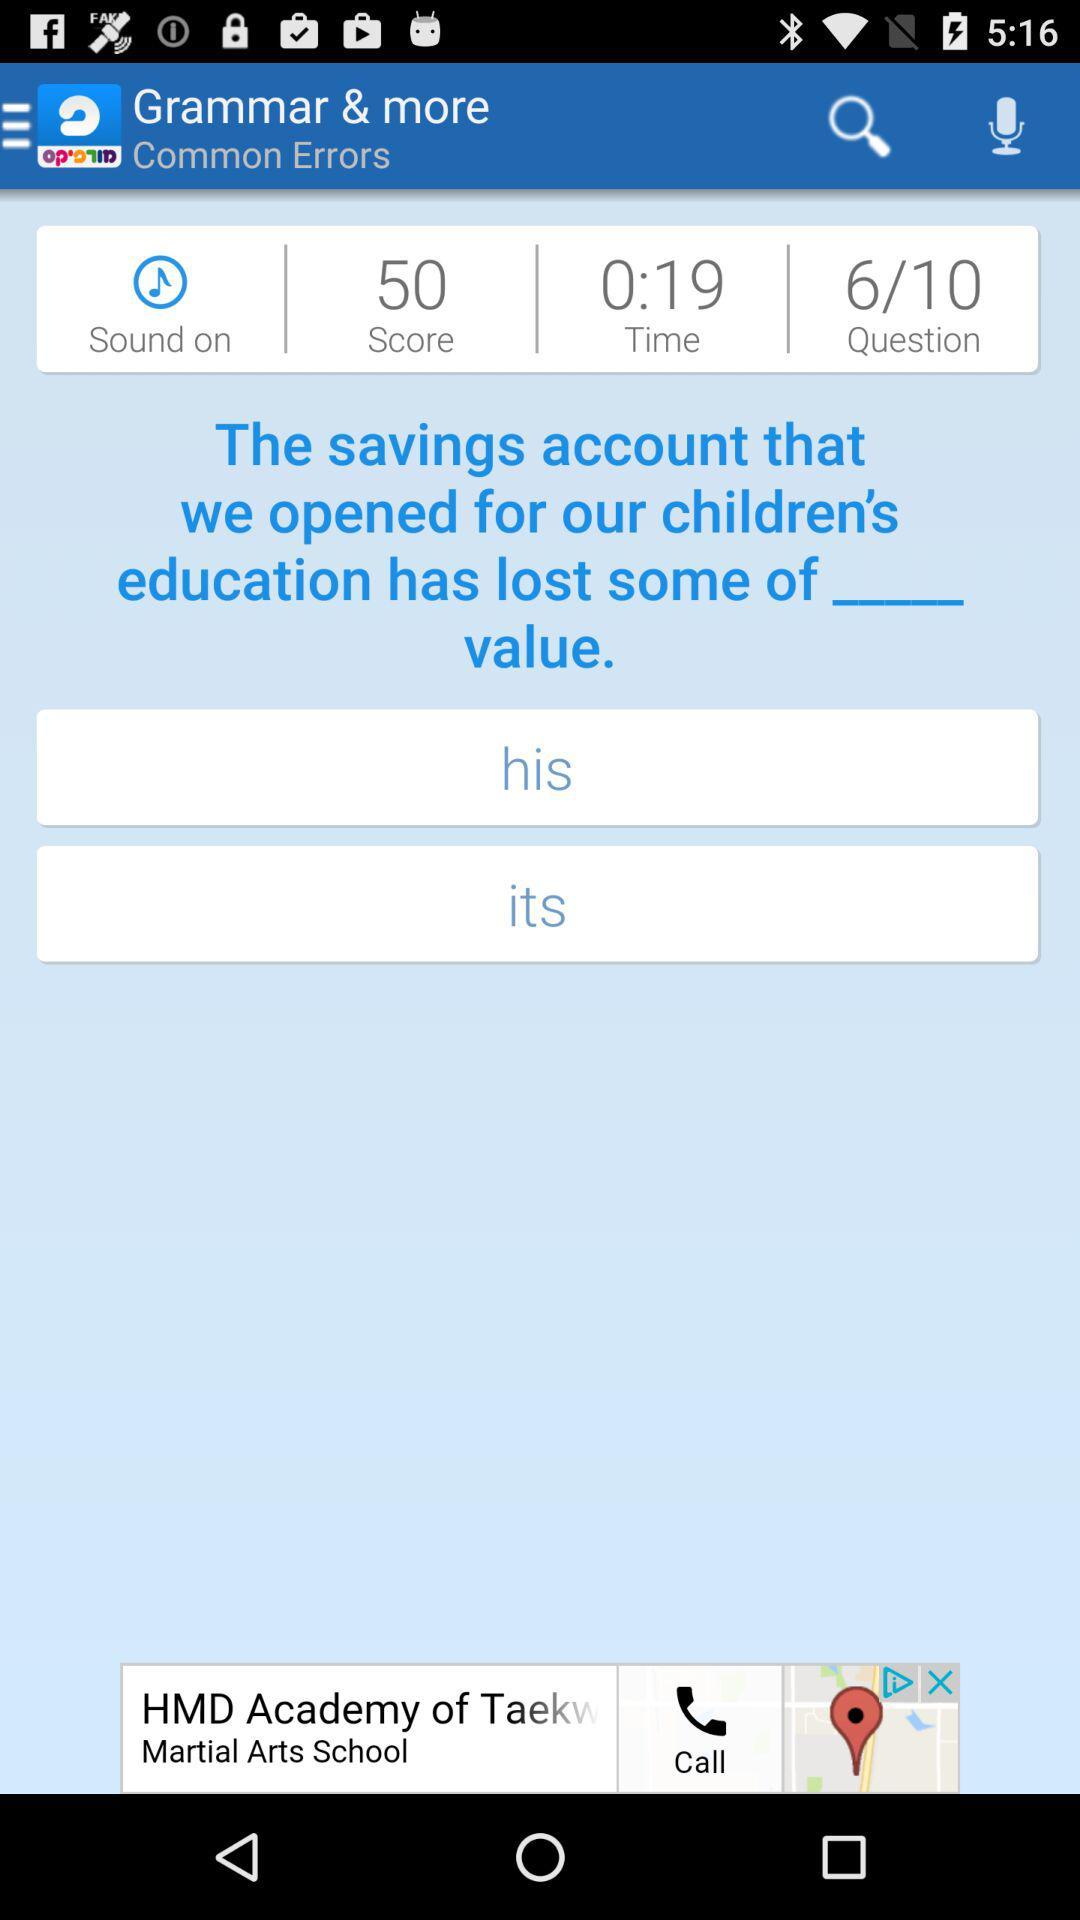  Describe the element at coordinates (540, 1727) in the screenshot. I see `because back devicer` at that location.